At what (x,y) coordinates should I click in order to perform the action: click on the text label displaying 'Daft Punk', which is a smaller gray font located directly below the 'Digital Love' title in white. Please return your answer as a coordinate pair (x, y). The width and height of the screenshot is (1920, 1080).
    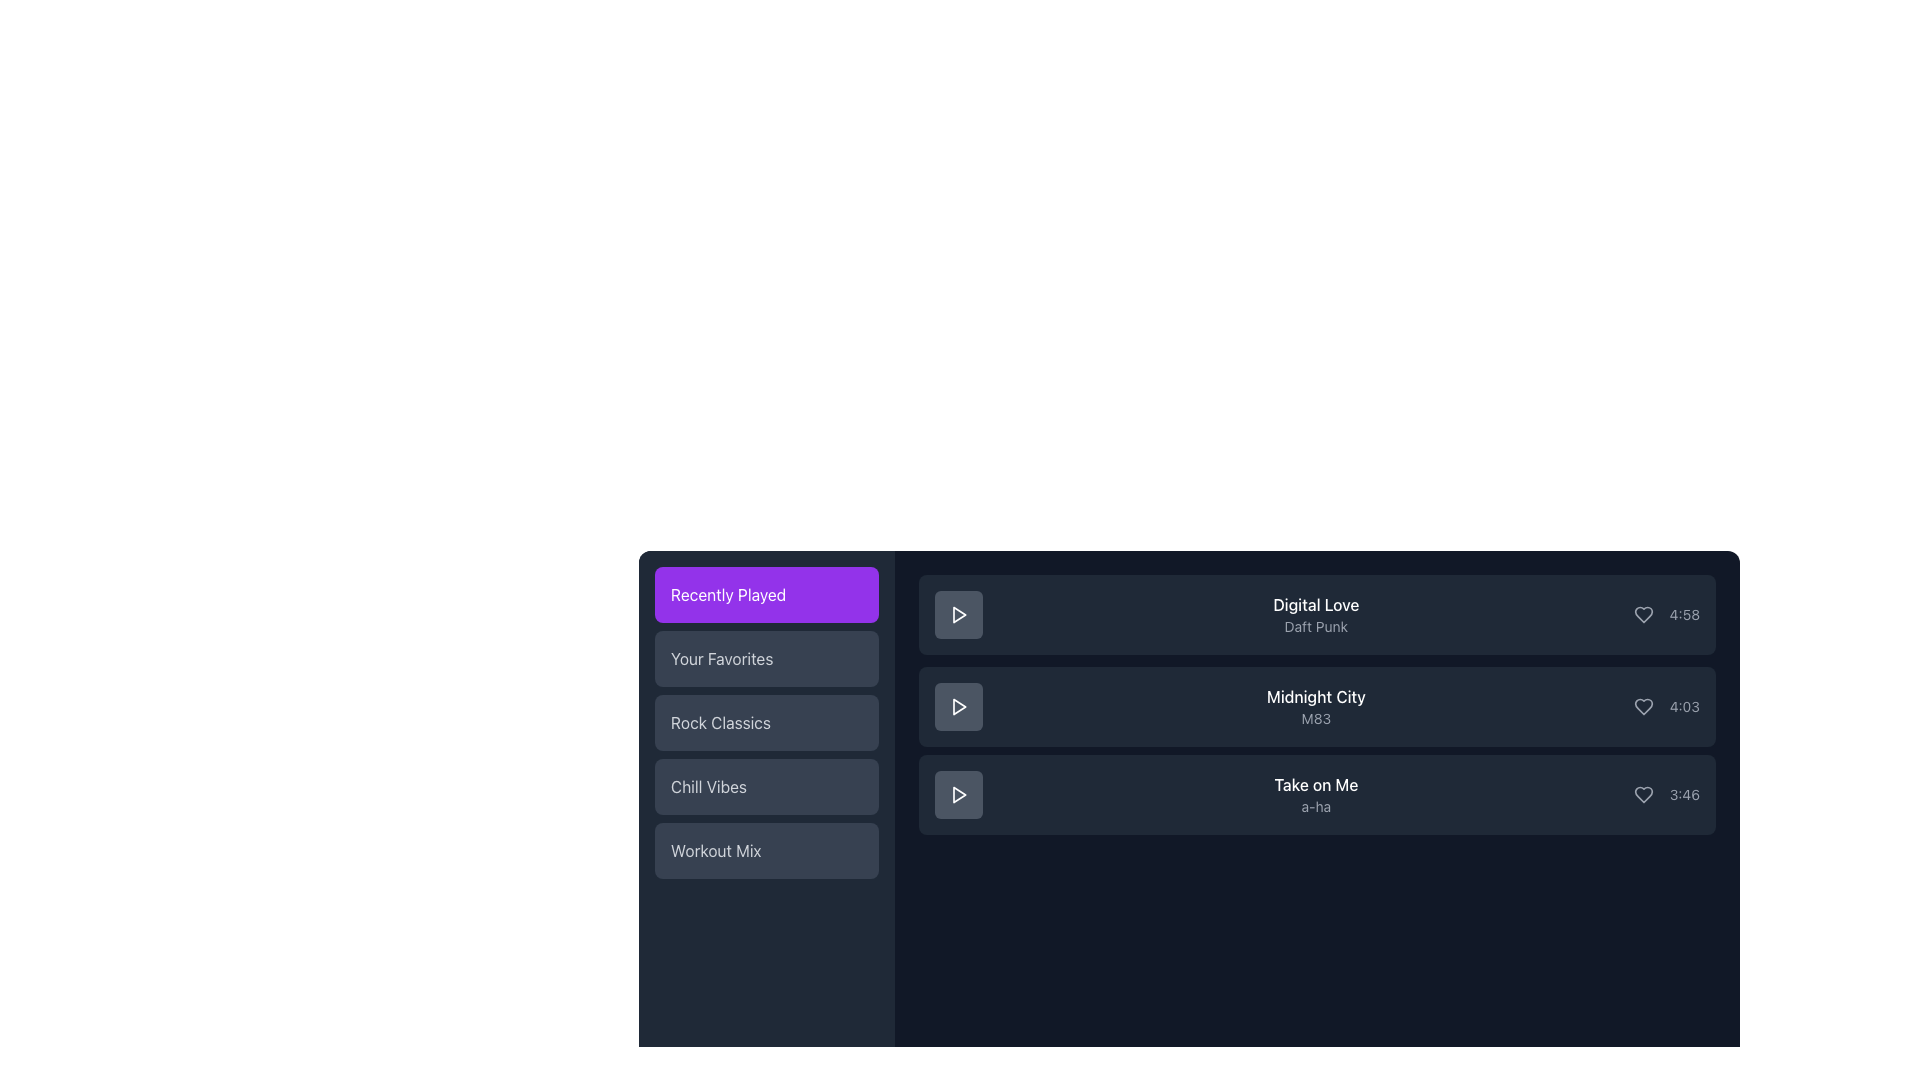
    Looking at the image, I should click on (1316, 626).